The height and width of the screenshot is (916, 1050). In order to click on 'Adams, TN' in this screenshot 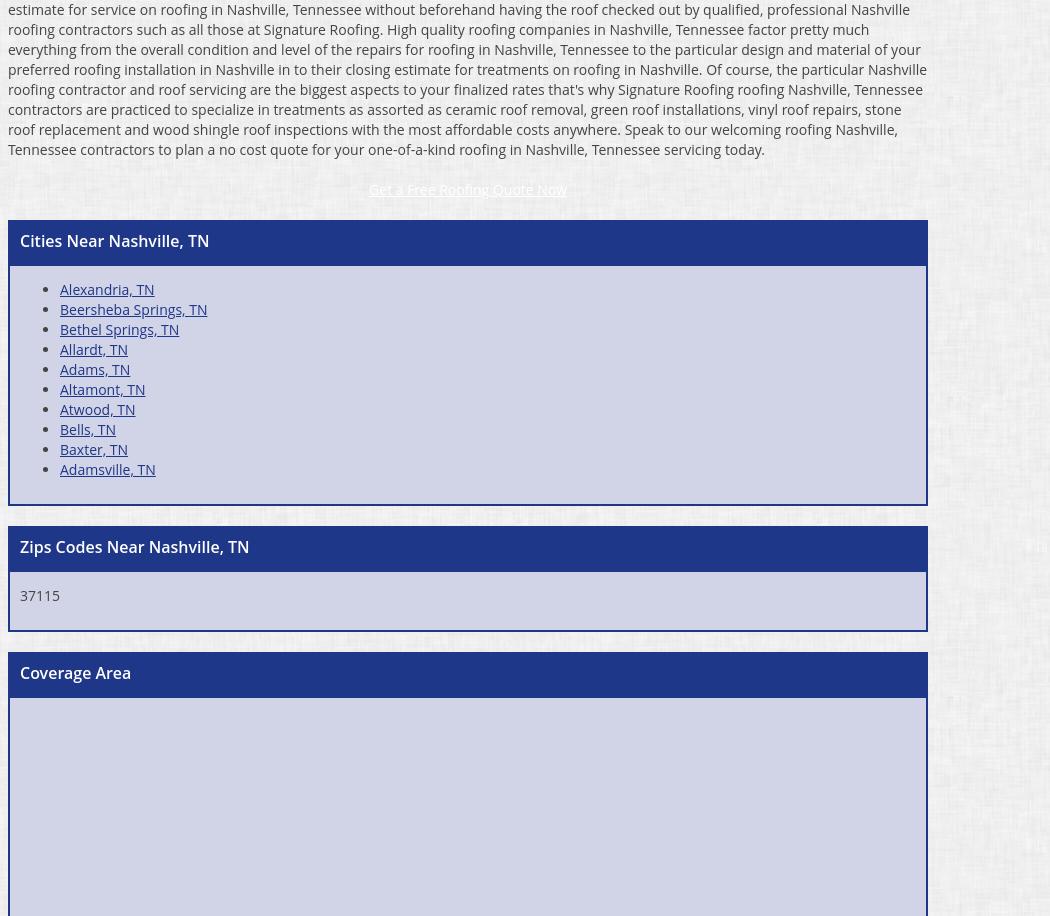, I will do `click(95, 368)`.